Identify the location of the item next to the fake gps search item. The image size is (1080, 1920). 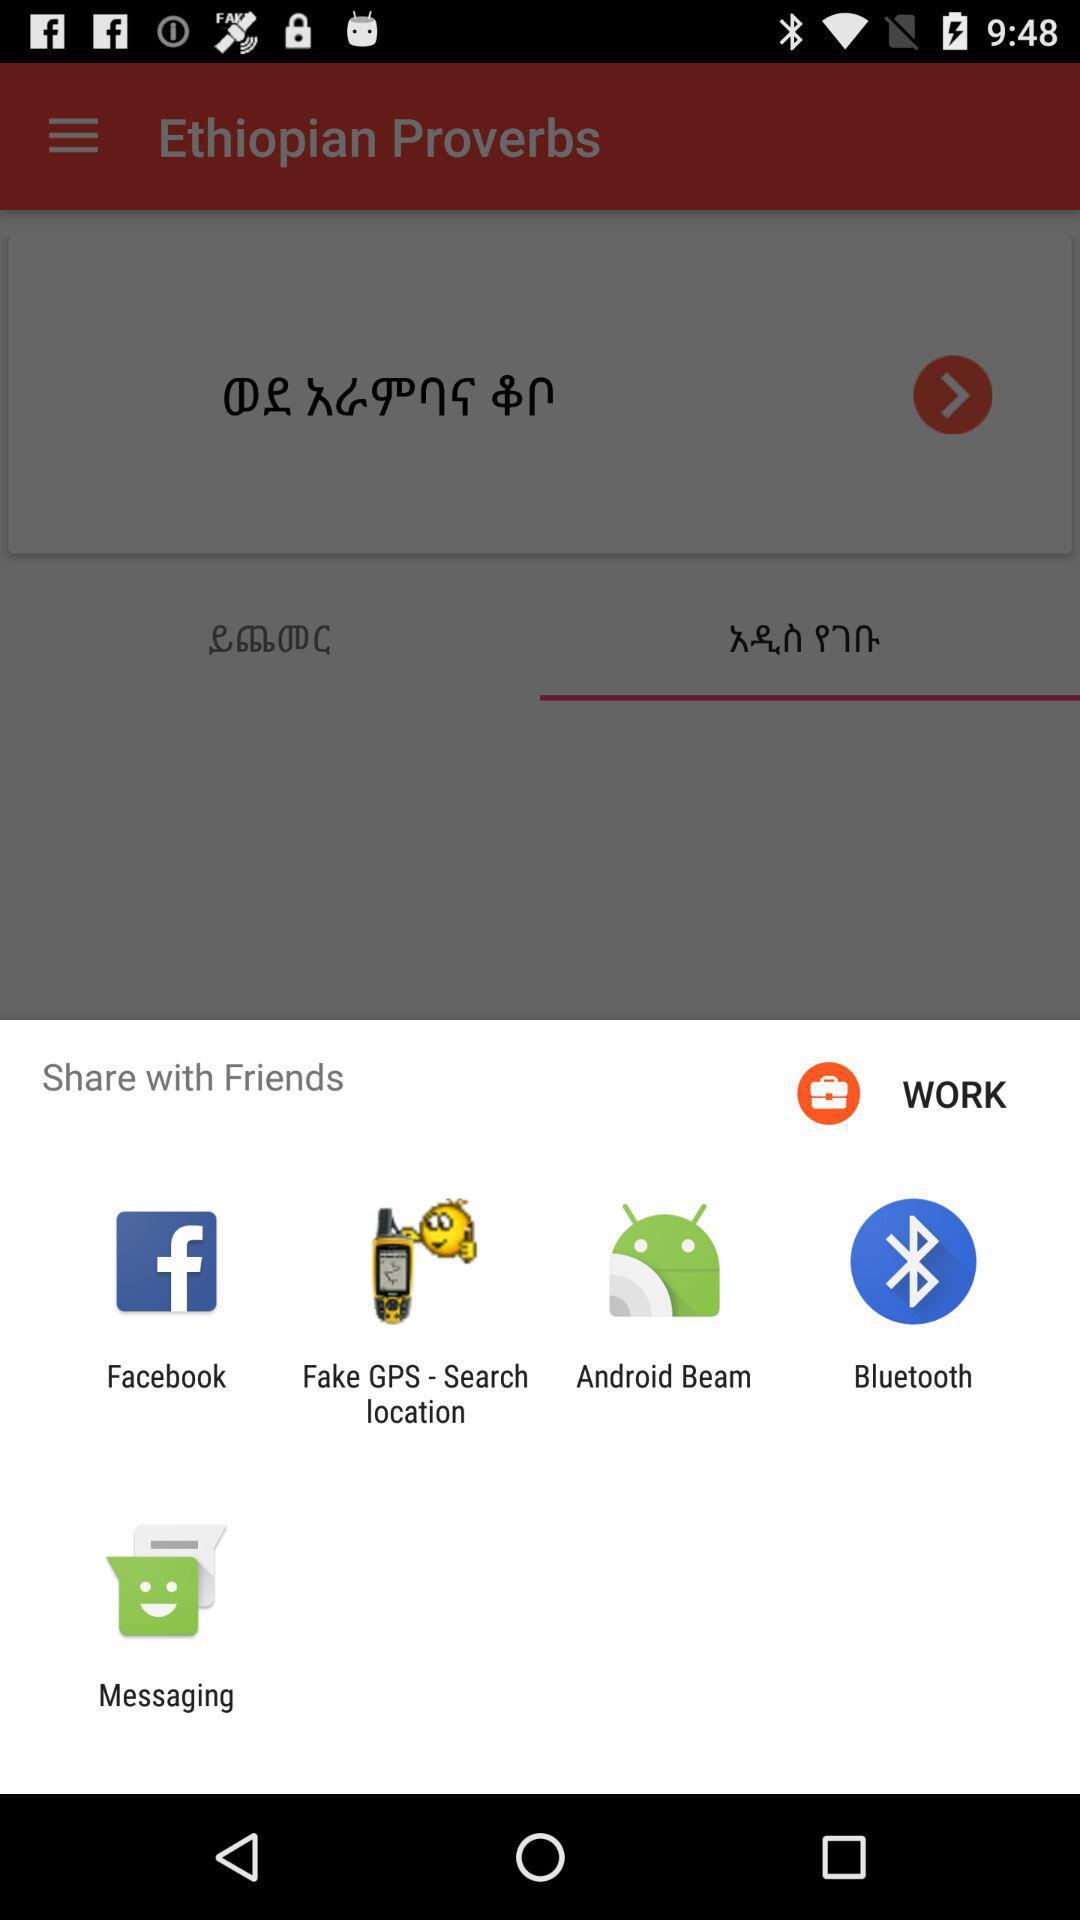
(664, 1392).